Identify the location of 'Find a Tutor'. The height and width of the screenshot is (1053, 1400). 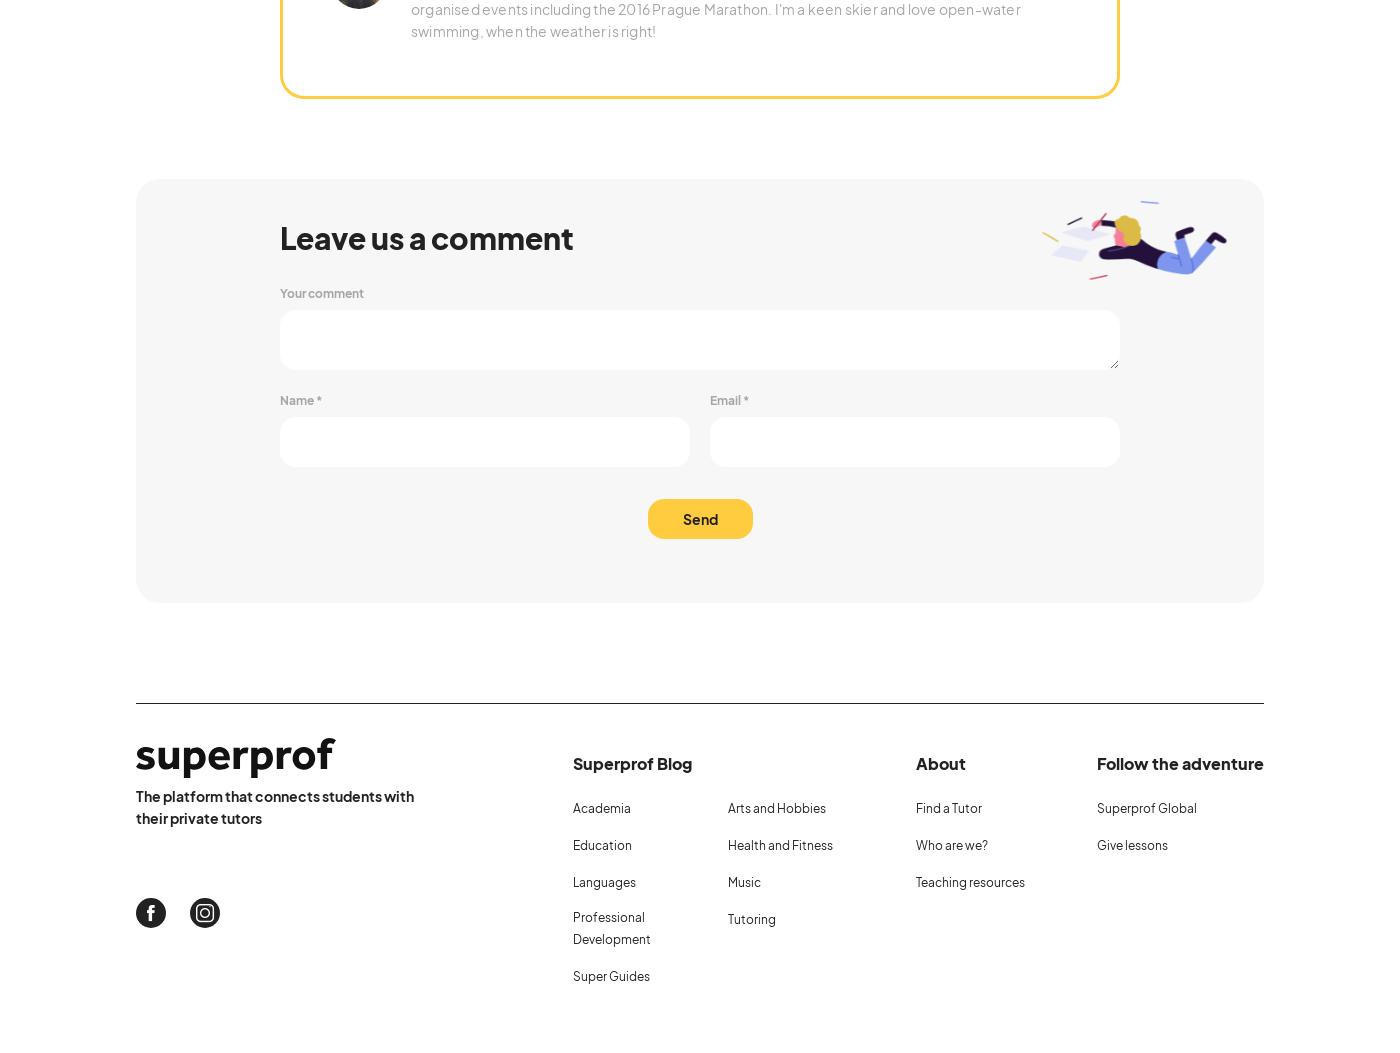
(949, 807).